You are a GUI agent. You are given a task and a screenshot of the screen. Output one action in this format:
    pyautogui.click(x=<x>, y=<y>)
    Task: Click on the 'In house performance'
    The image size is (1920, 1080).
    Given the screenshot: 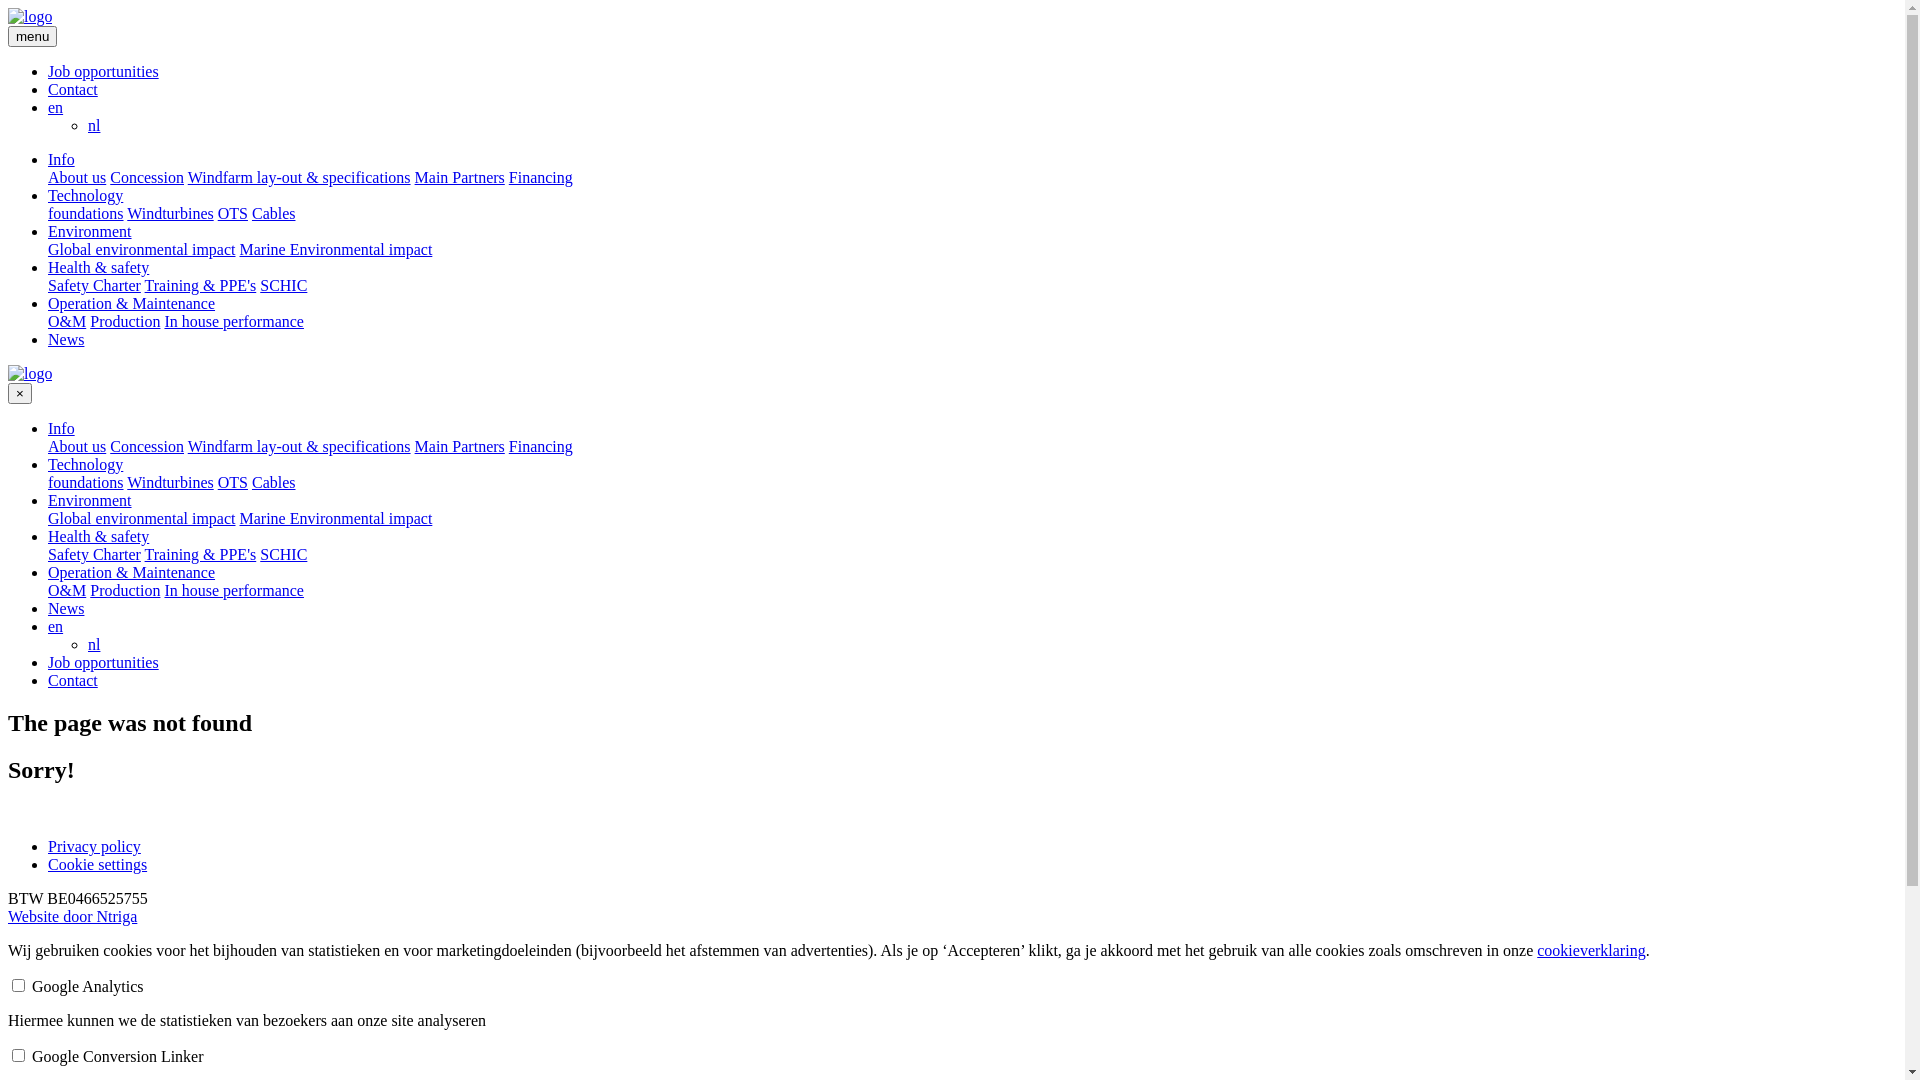 What is the action you would take?
    pyautogui.click(x=234, y=320)
    